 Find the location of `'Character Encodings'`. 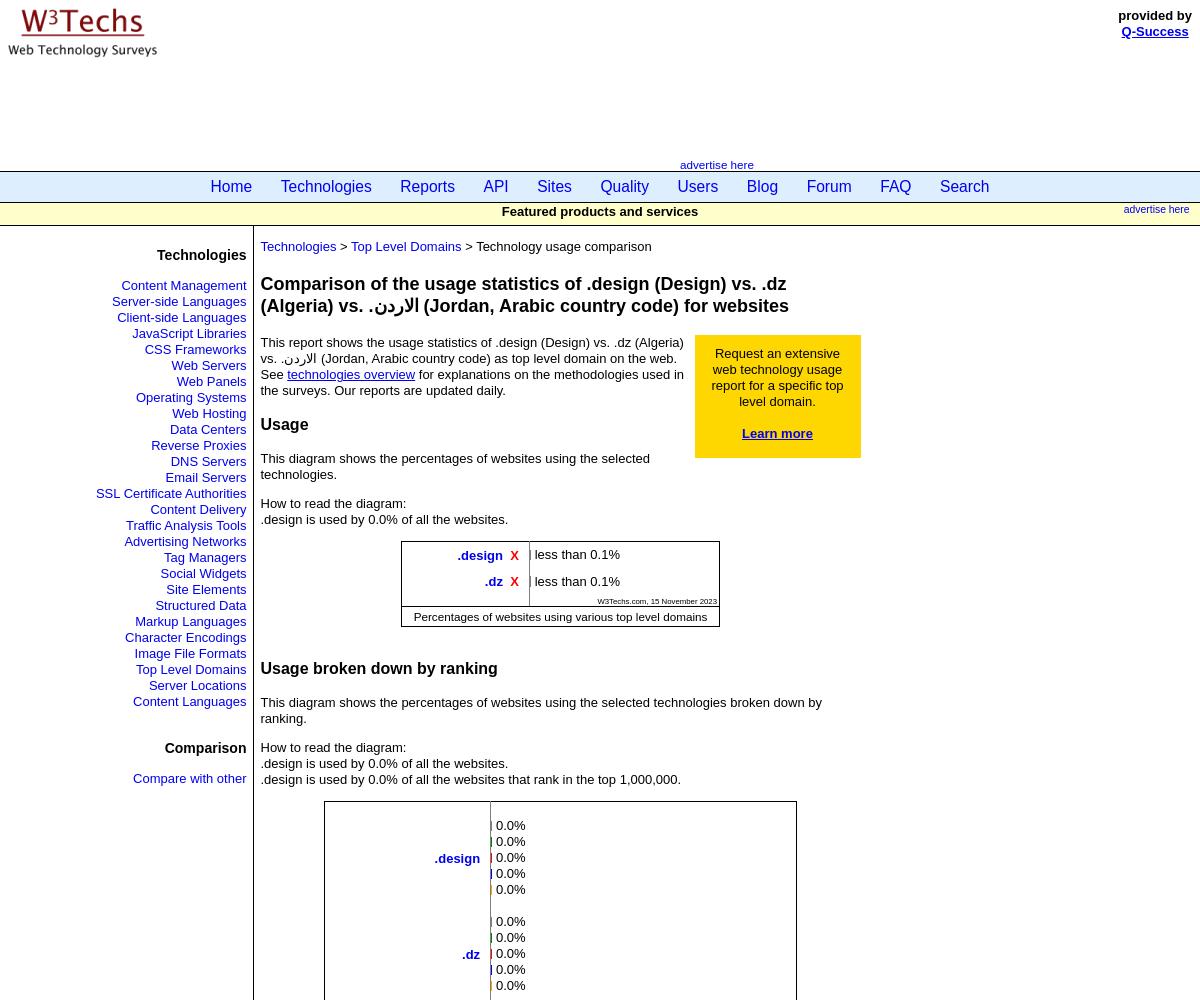

'Character Encodings' is located at coordinates (184, 636).